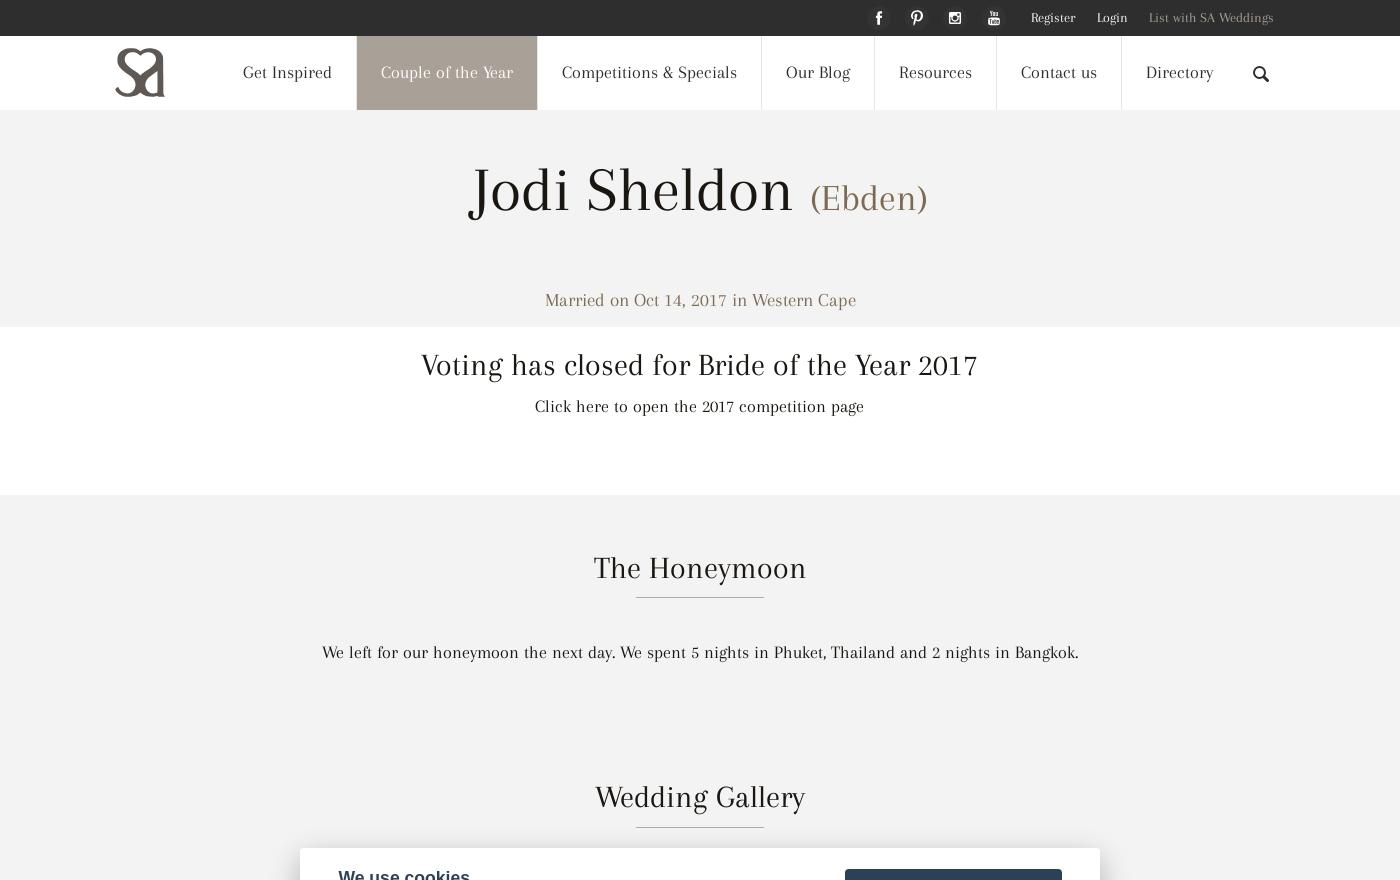 Image resolution: width=1400 pixels, height=880 pixels. I want to click on 'Couple of the Year', so click(447, 72).